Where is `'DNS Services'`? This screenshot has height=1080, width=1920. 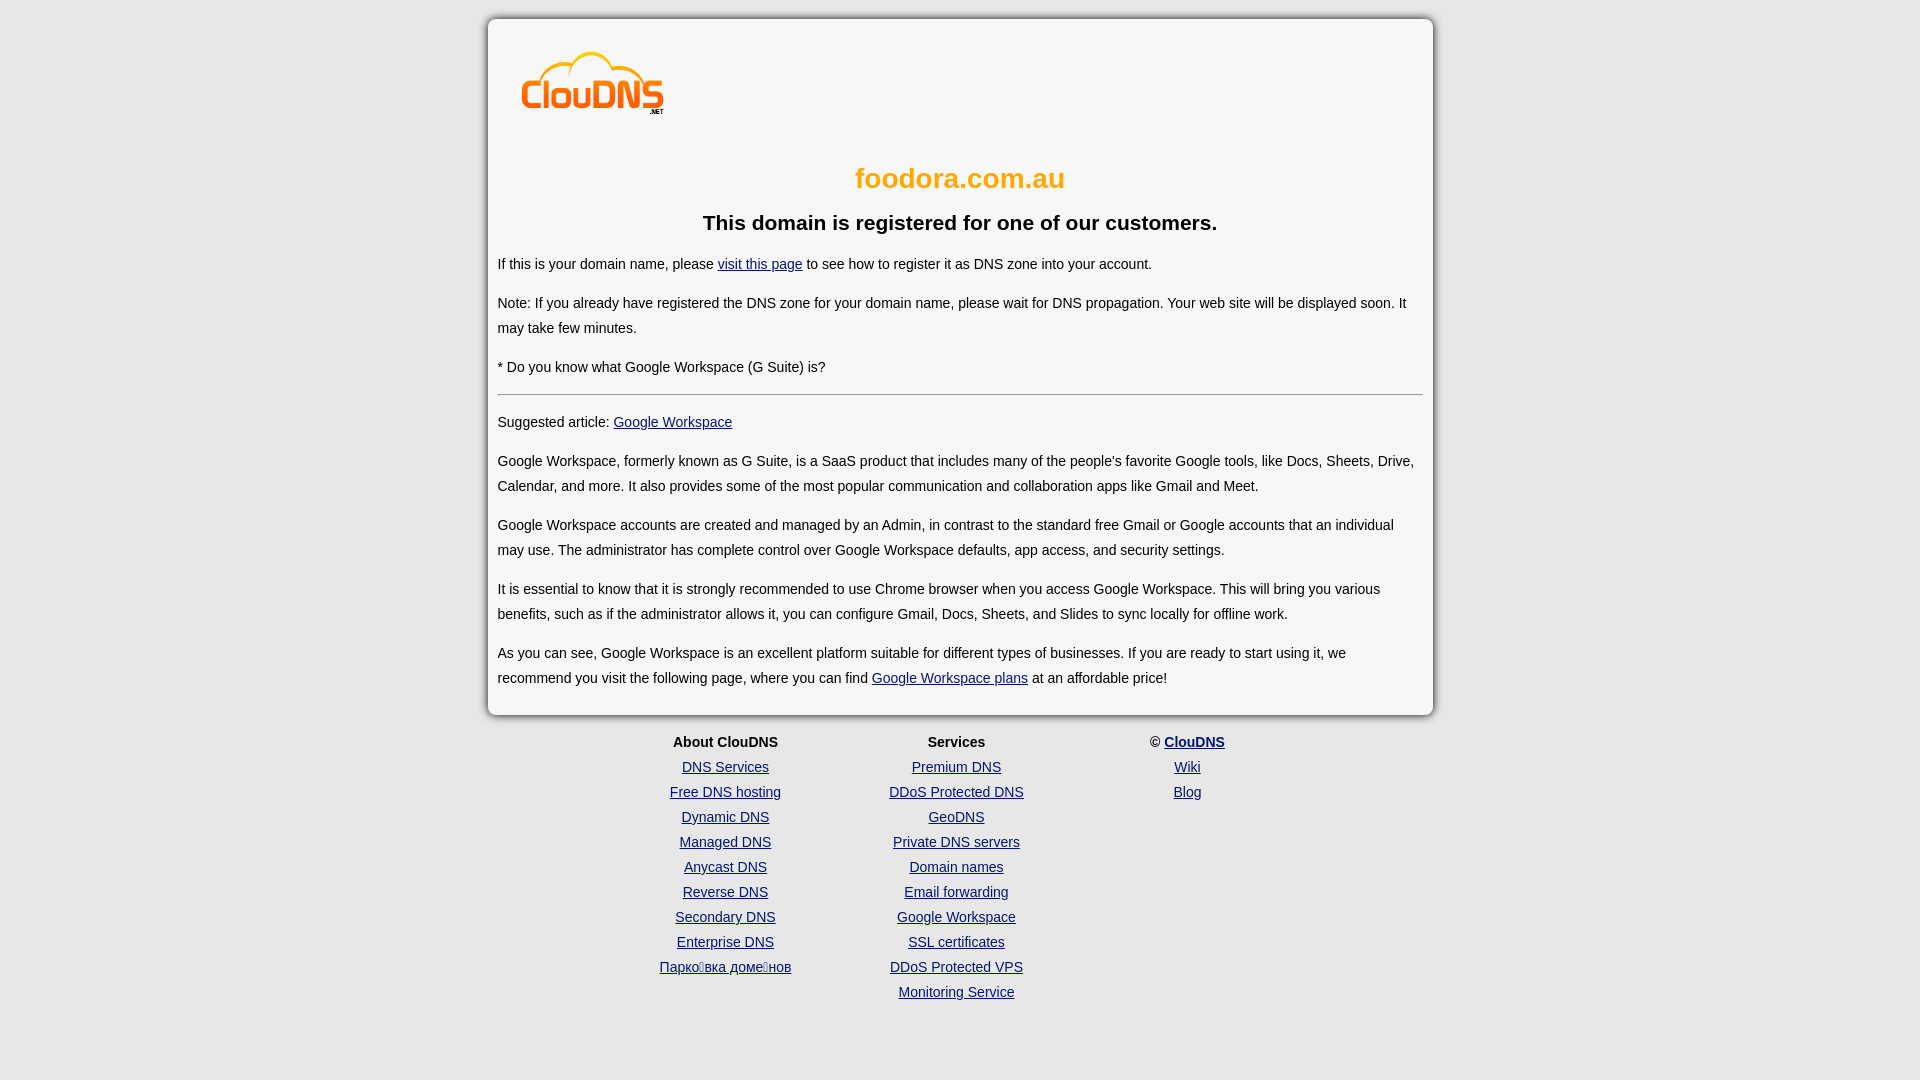 'DNS Services' is located at coordinates (681, 766).